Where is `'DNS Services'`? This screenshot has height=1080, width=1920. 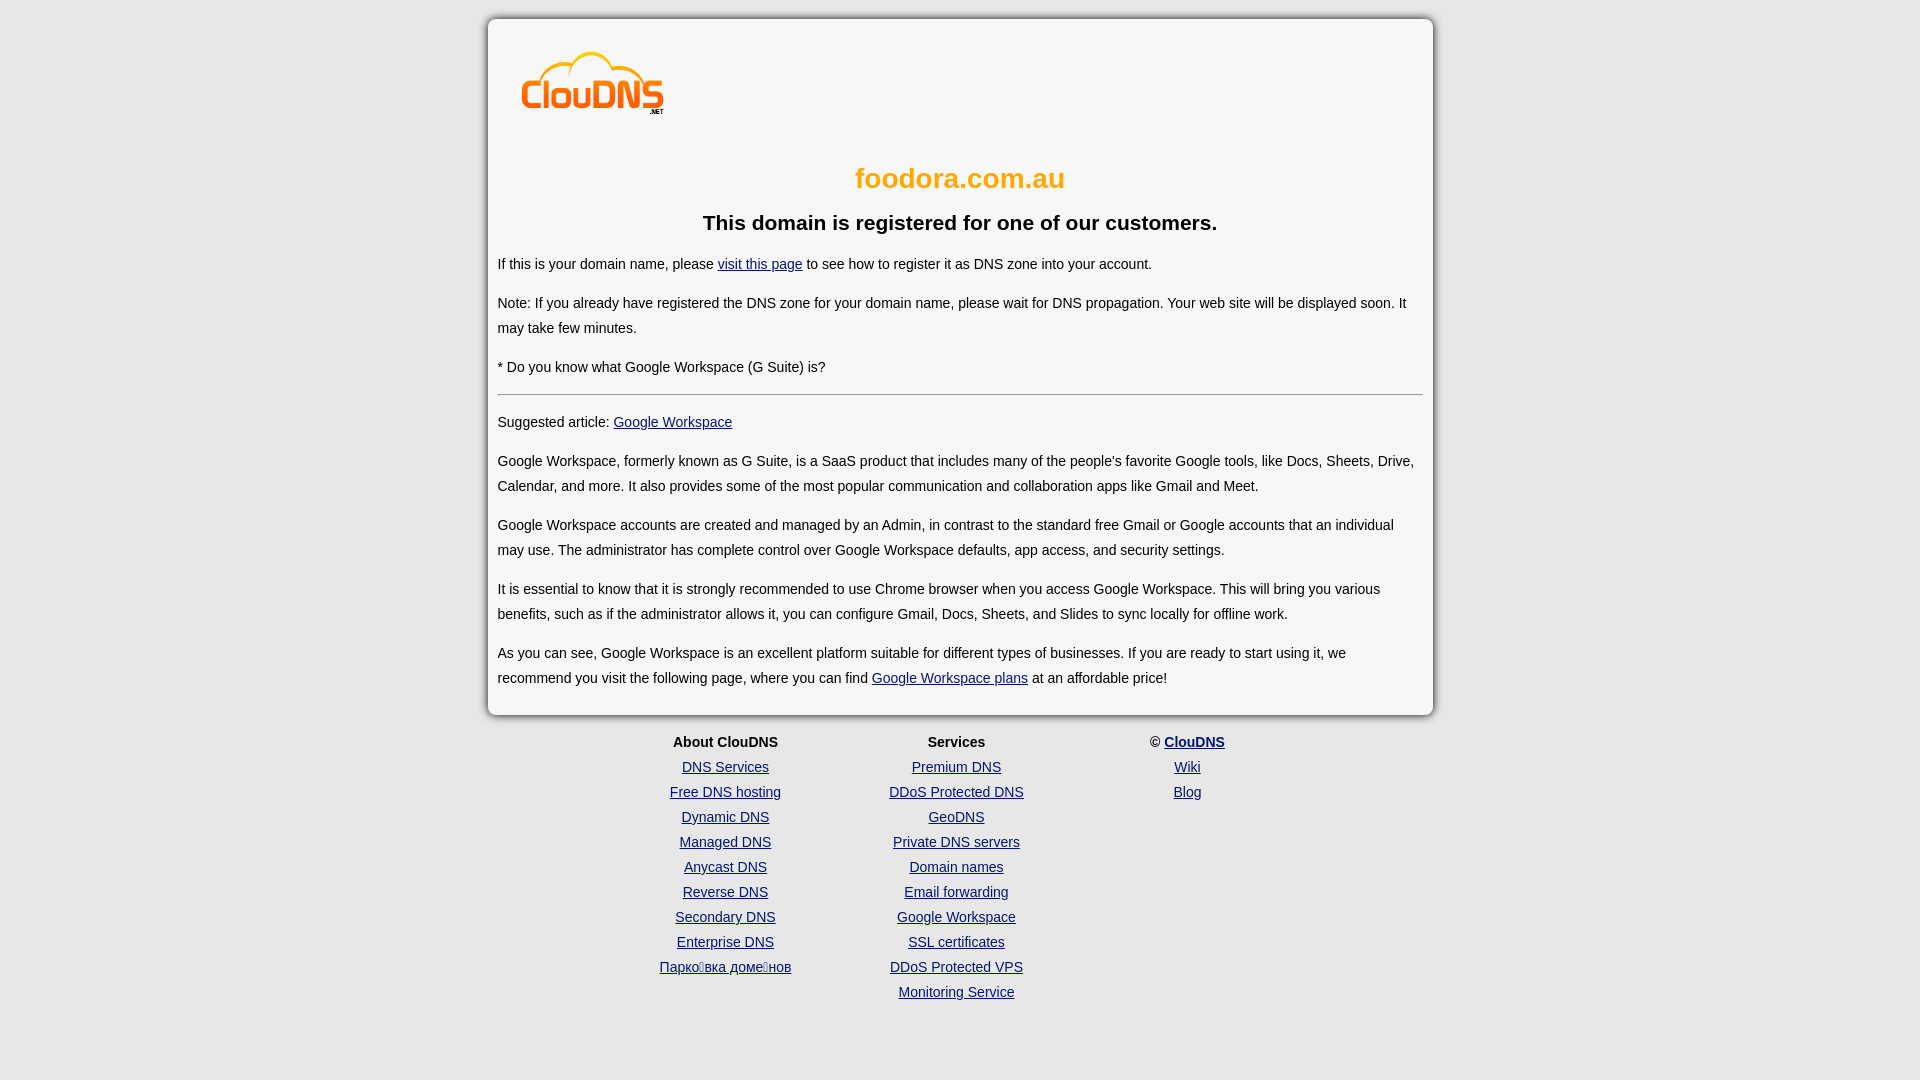 'DNS Services' is located at coordinates (681, 766).